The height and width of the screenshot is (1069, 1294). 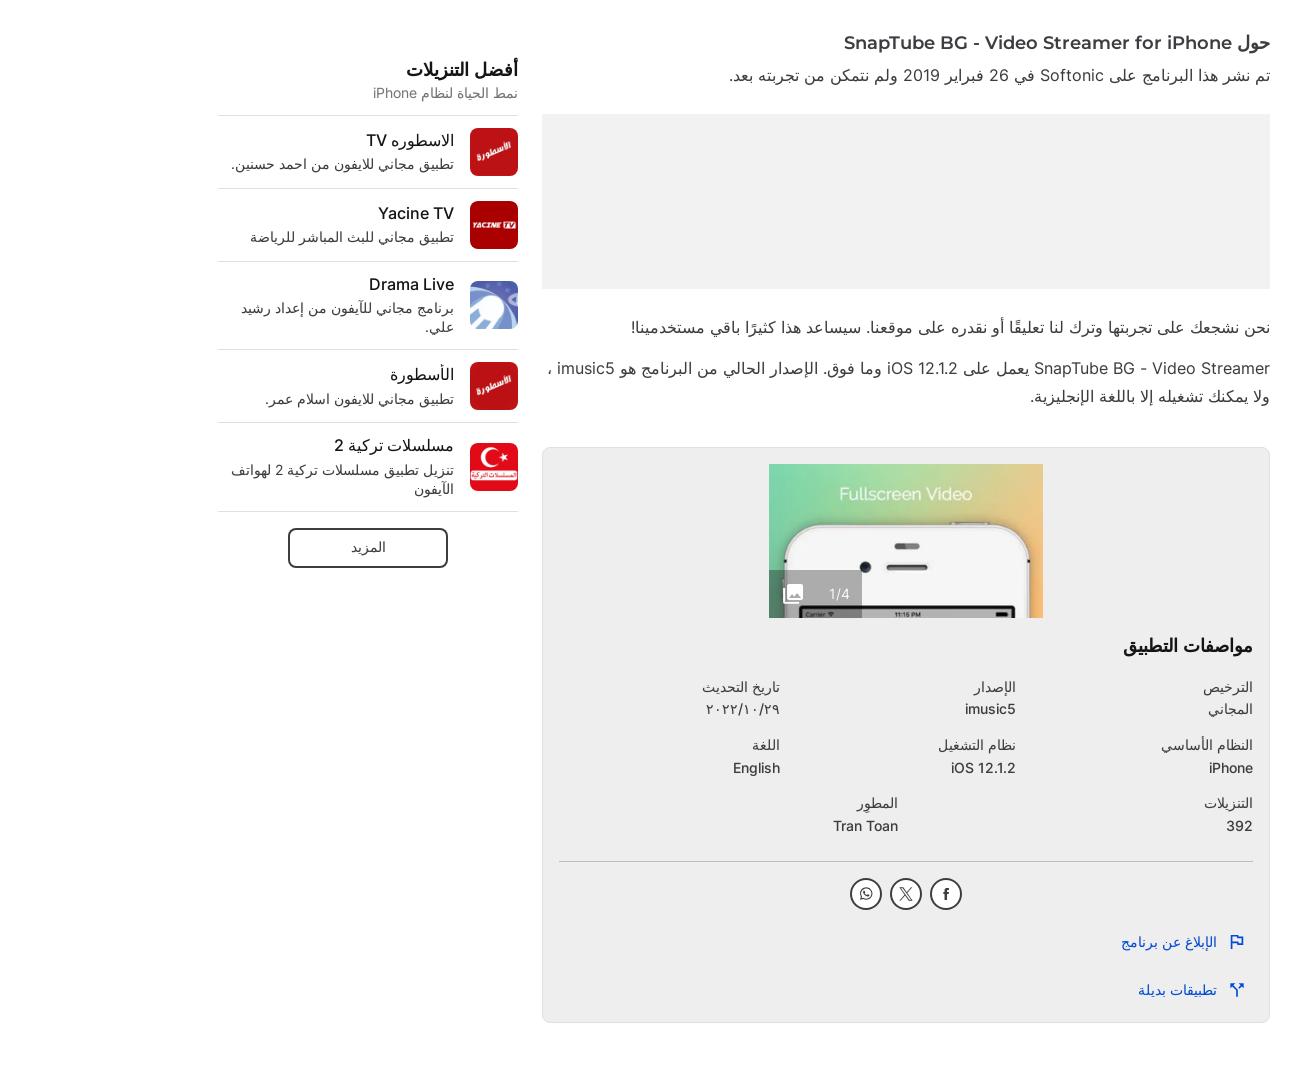 What do you see at coordinates (167, 289) in the screenshot?
I see `'E'` at bounding box center [167, 289].